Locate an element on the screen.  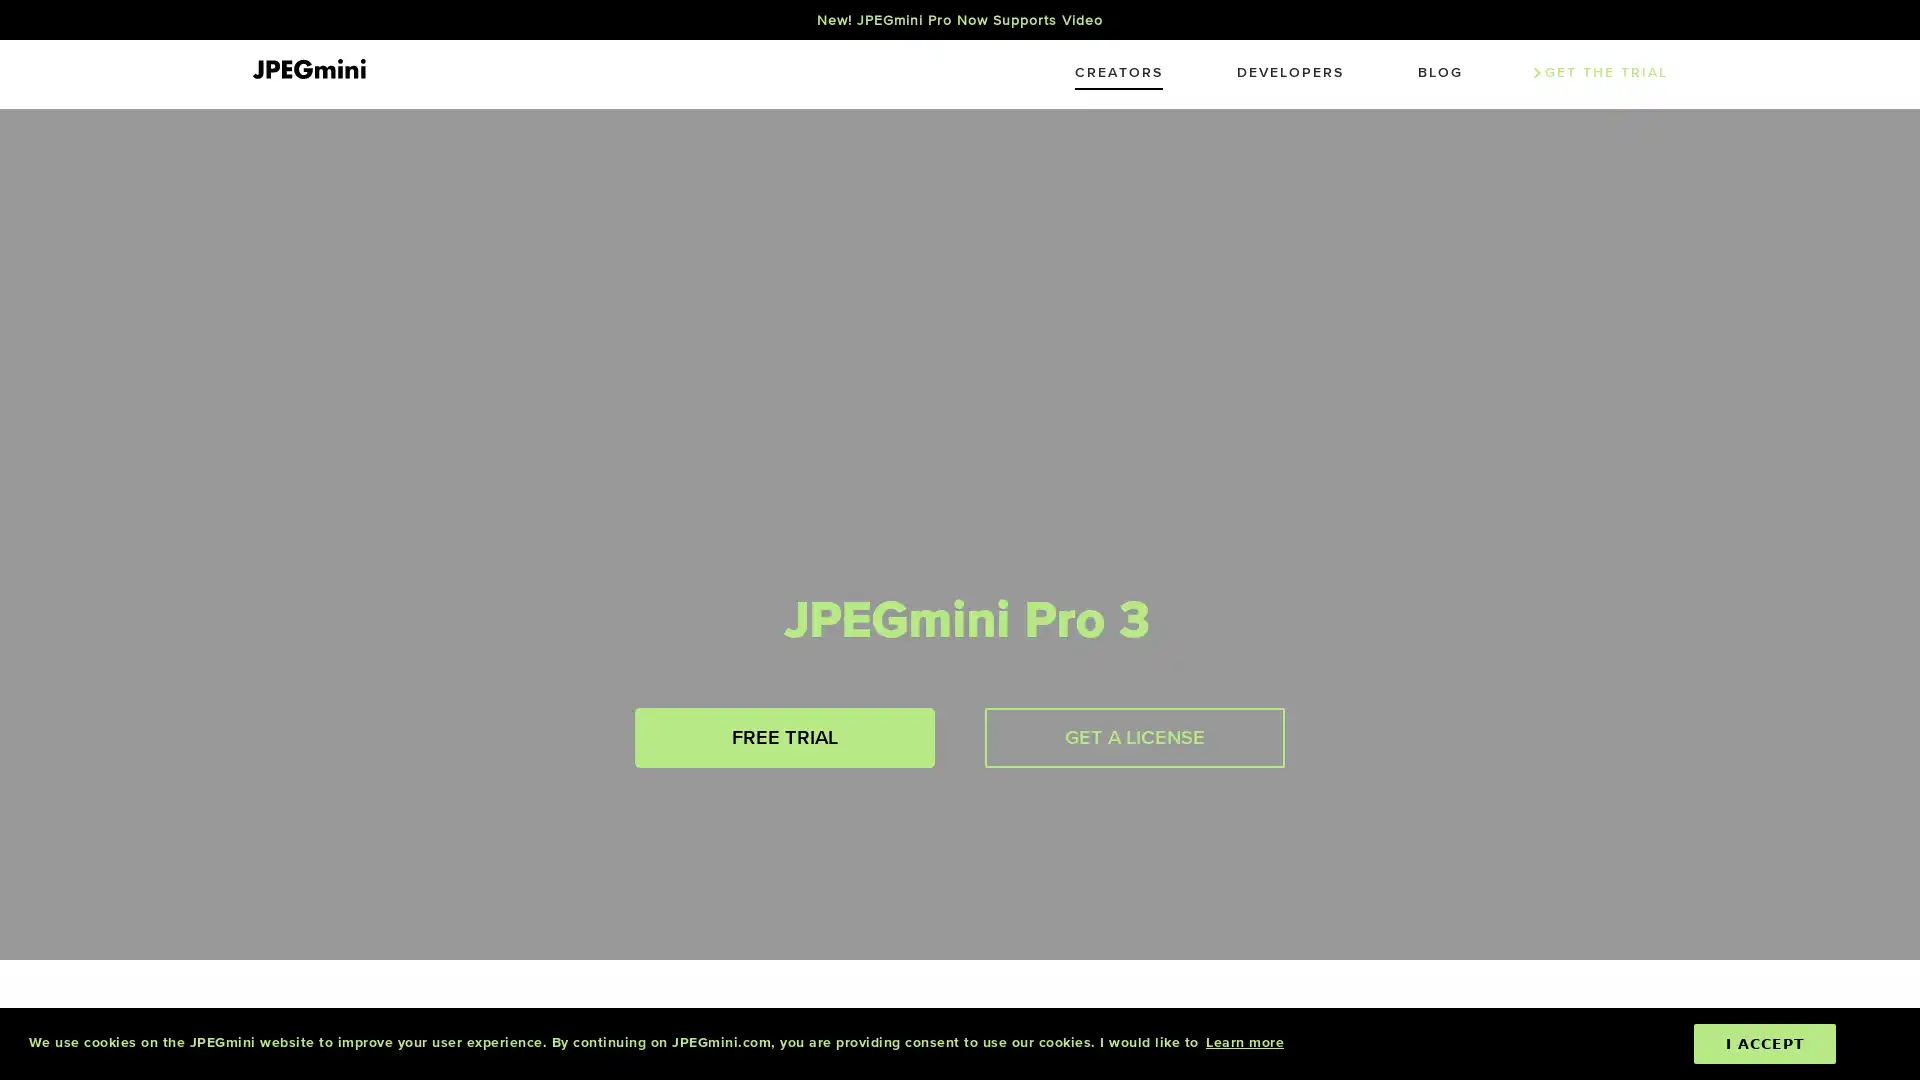
FREE TRIAL is located at coordinates (784, 737).